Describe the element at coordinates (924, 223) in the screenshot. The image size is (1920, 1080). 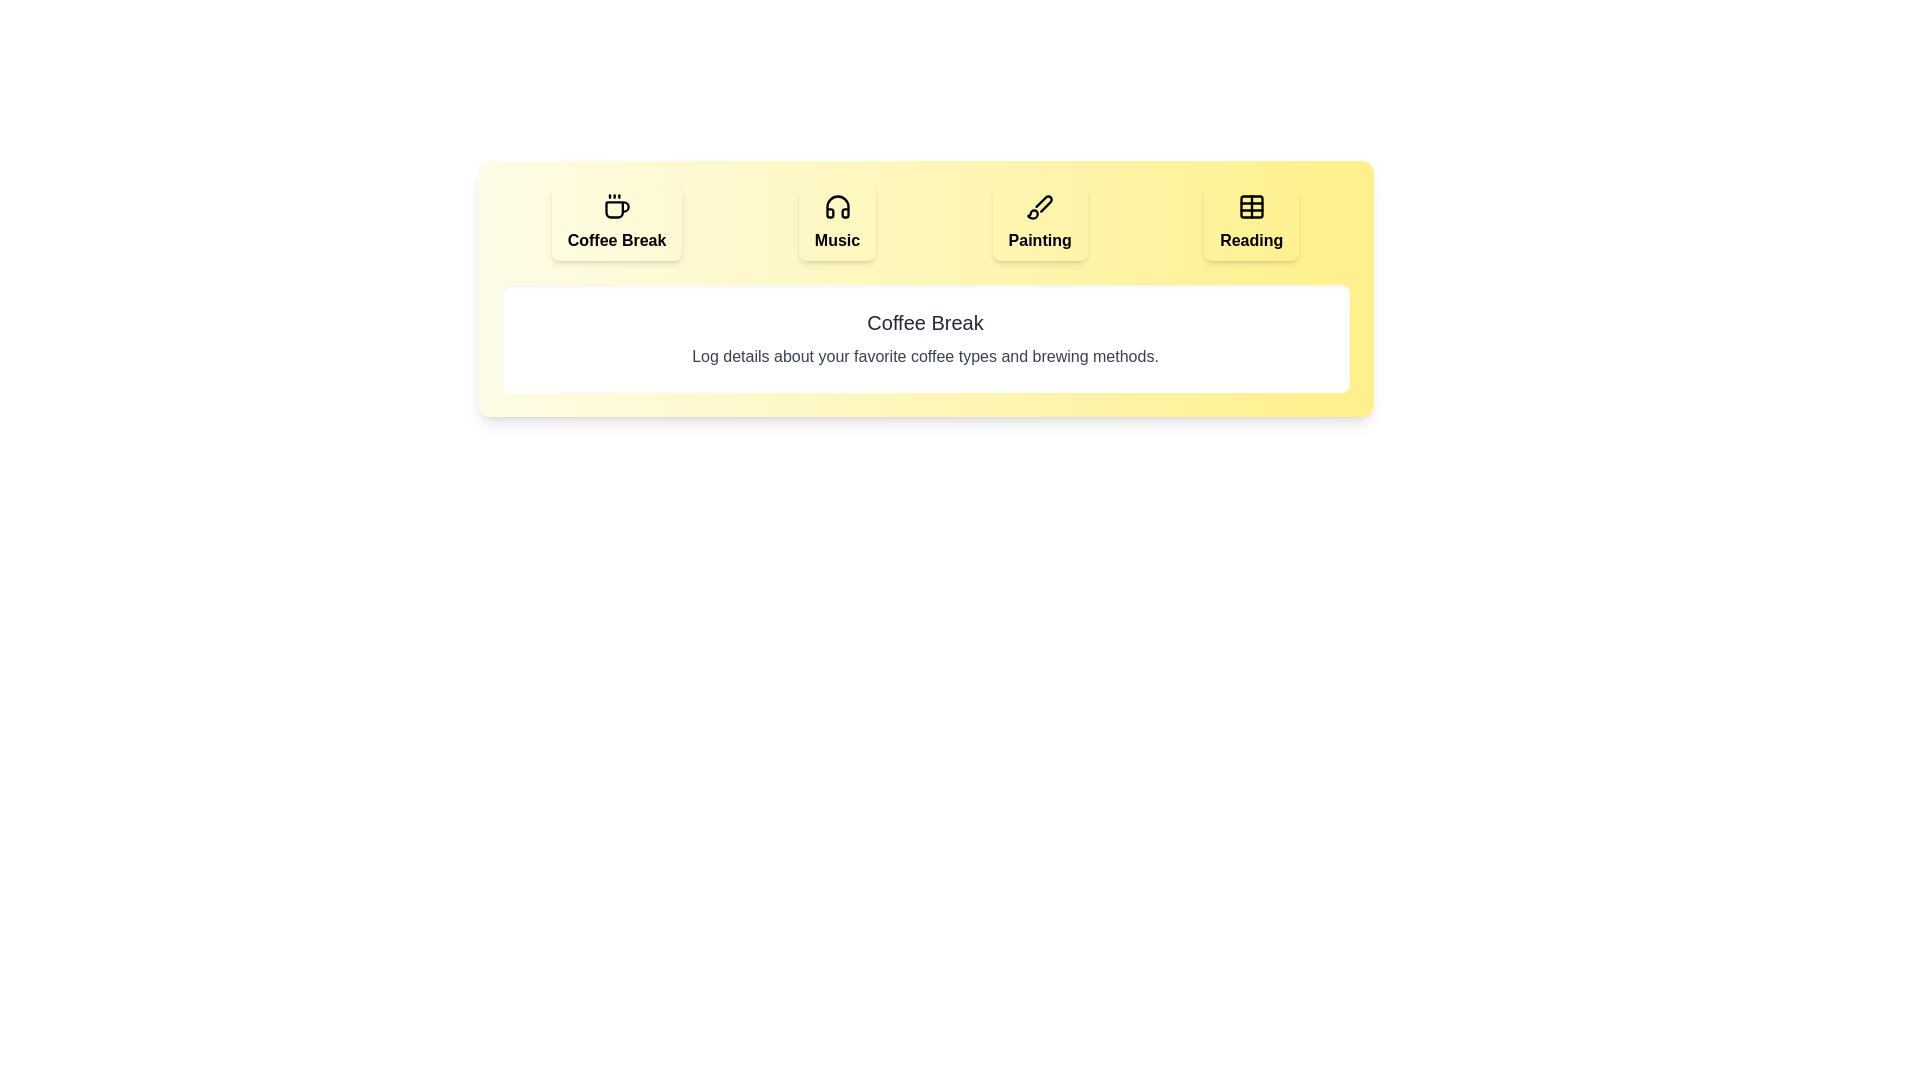
I see `the Horizontal tab navigation bar at the center coordinates` at that location.